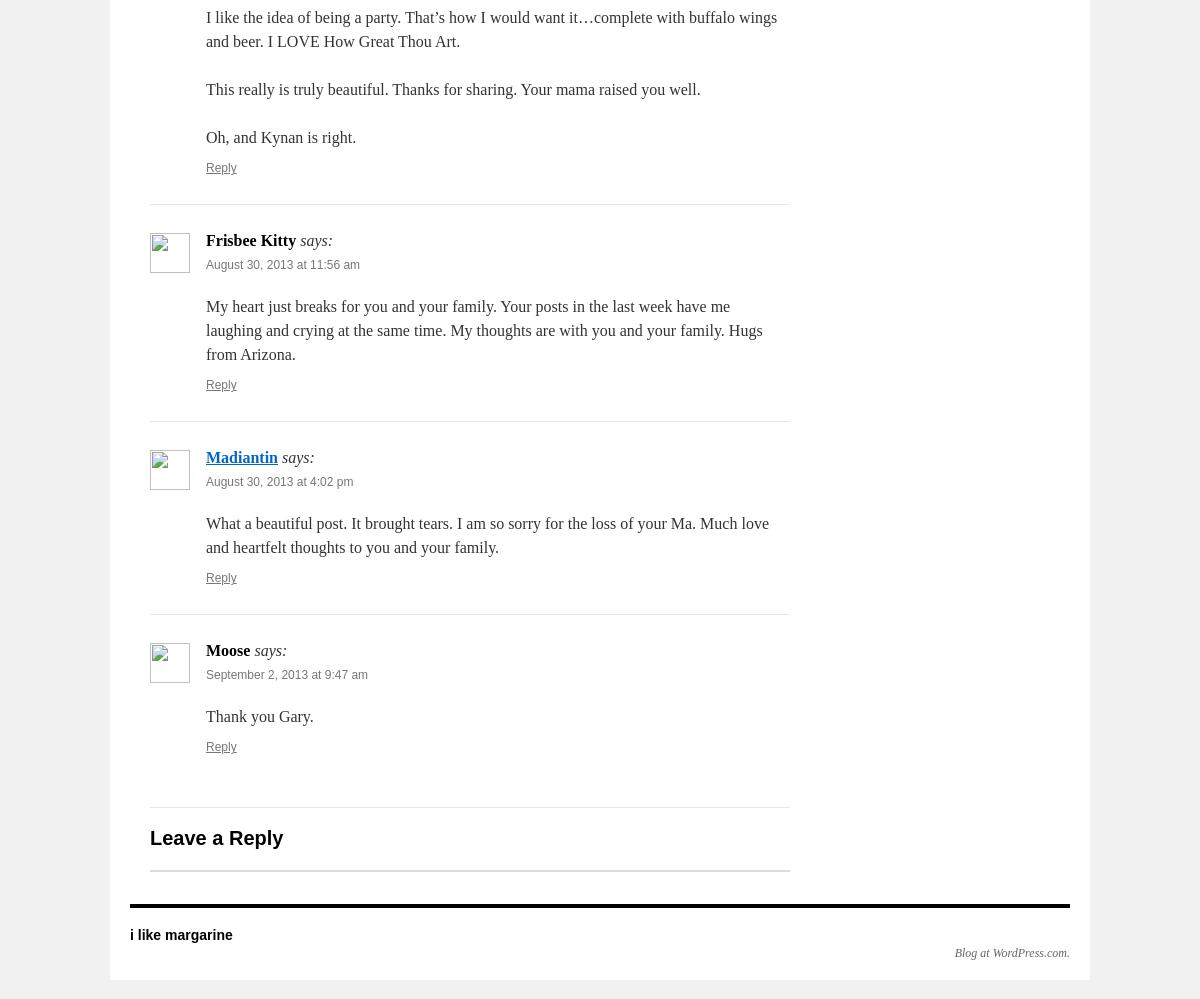 This screenshot has width=1200, height=999. Describe the element at coordinates (241, 457) in the screenshot. I see `'Madiantin'` at that location.